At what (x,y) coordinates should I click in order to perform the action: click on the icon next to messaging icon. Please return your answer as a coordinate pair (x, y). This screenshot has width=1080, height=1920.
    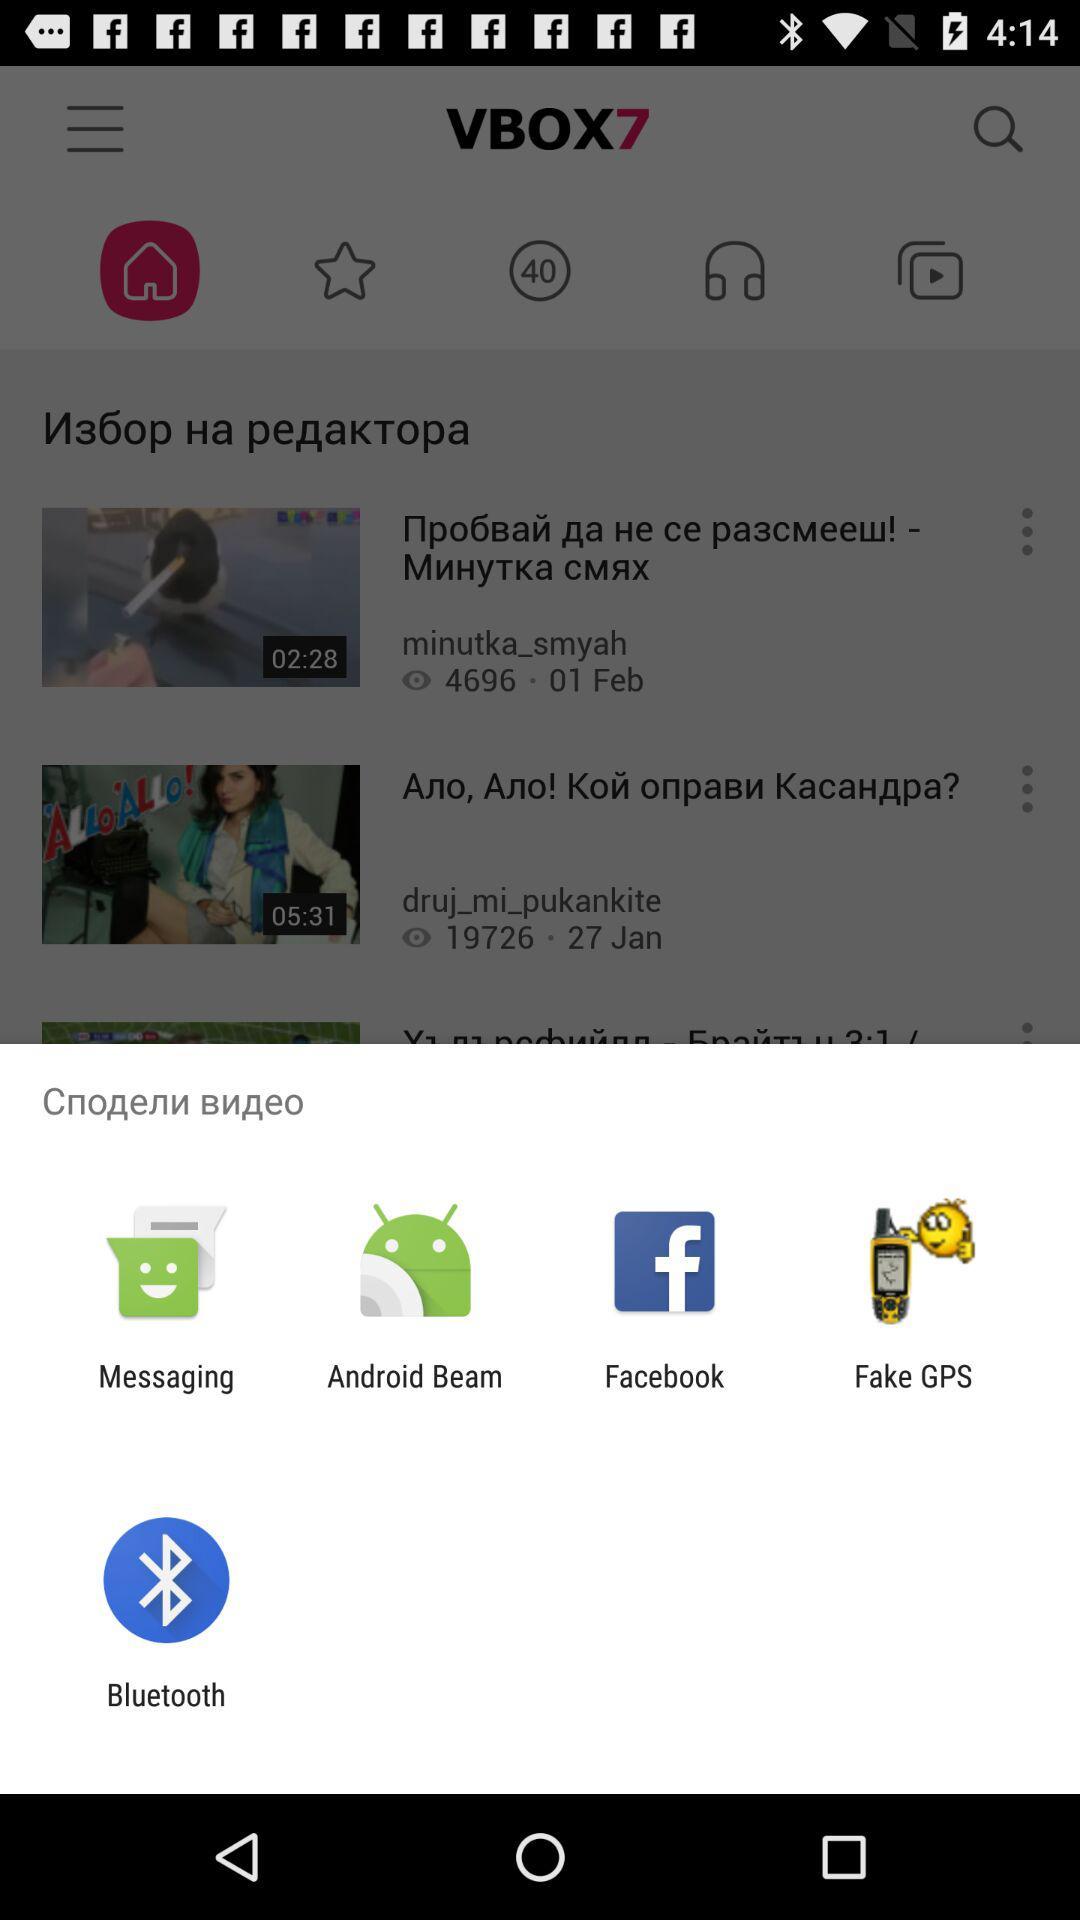
    Looking at the image, I should click on (414, 1392).